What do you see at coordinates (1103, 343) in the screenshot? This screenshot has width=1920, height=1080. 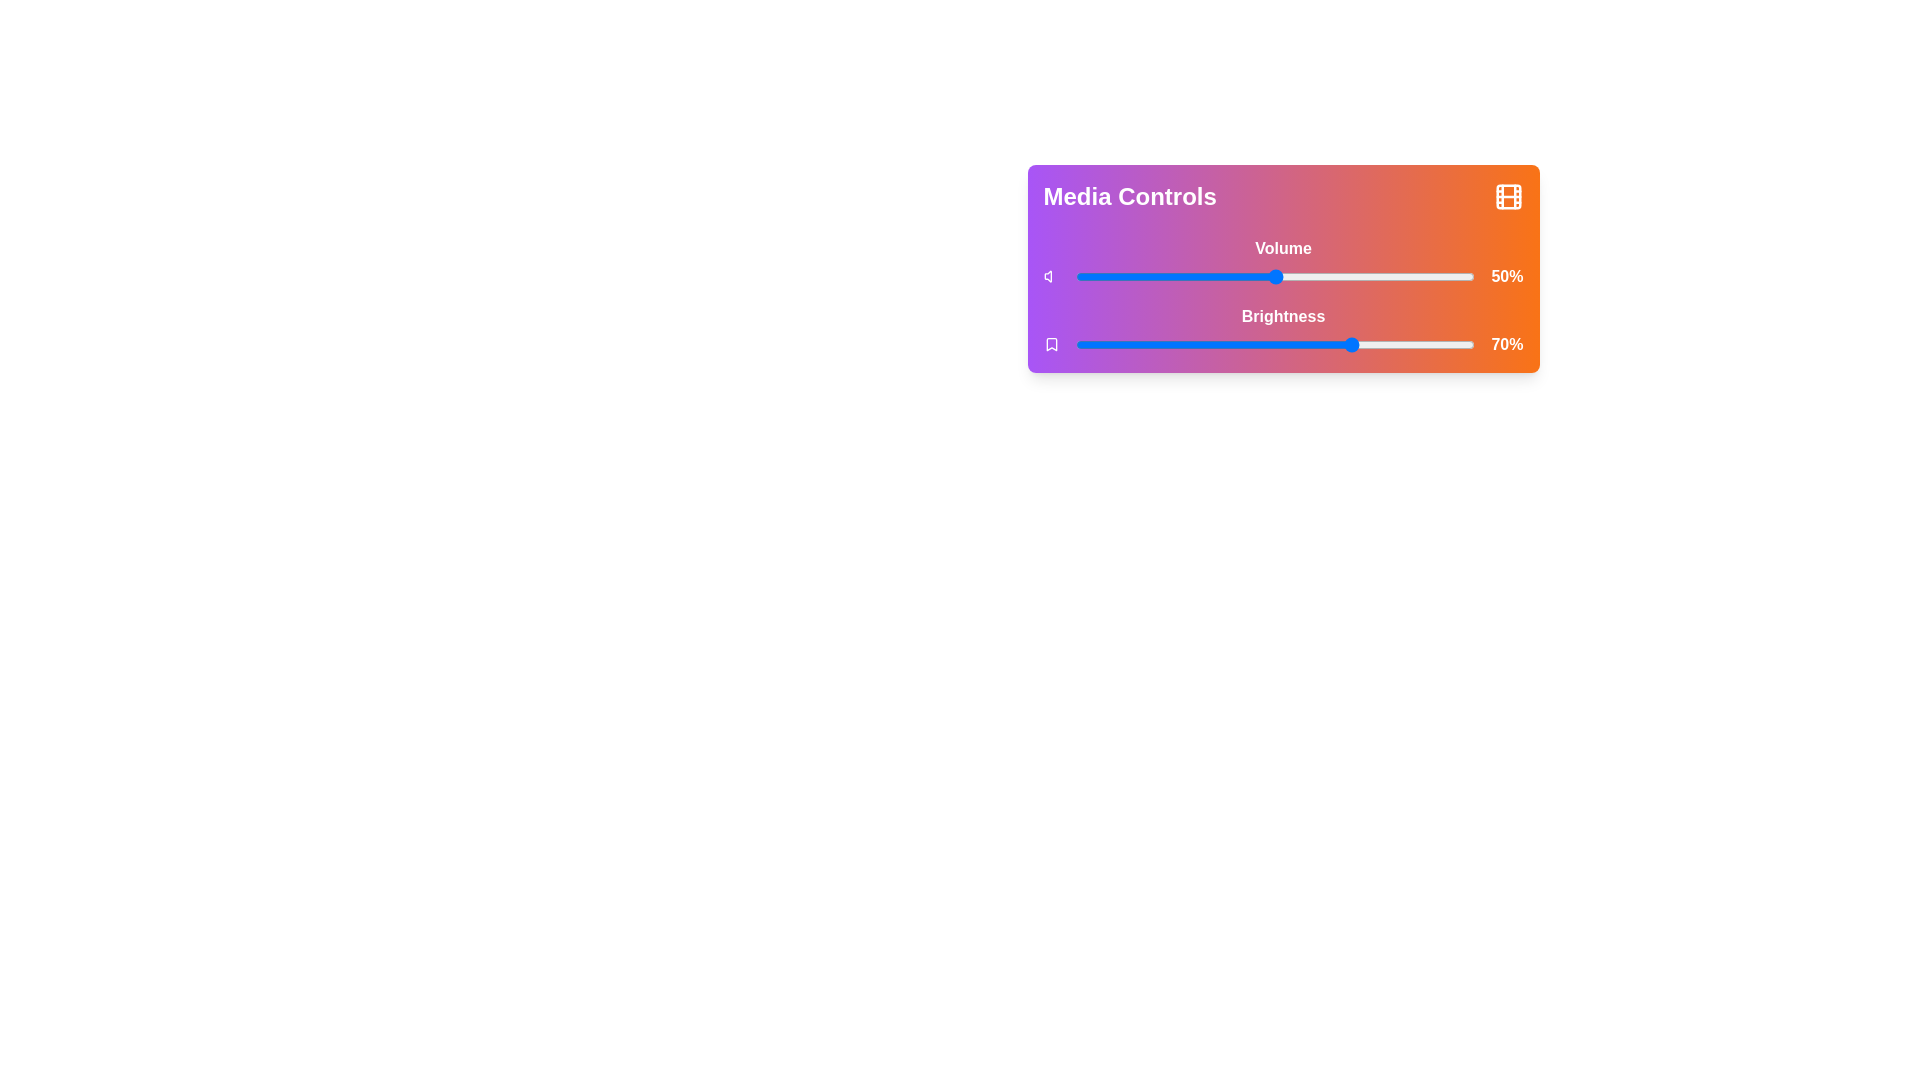 I see `the brightness slider to 7%` at bounding box center [1103, 343].